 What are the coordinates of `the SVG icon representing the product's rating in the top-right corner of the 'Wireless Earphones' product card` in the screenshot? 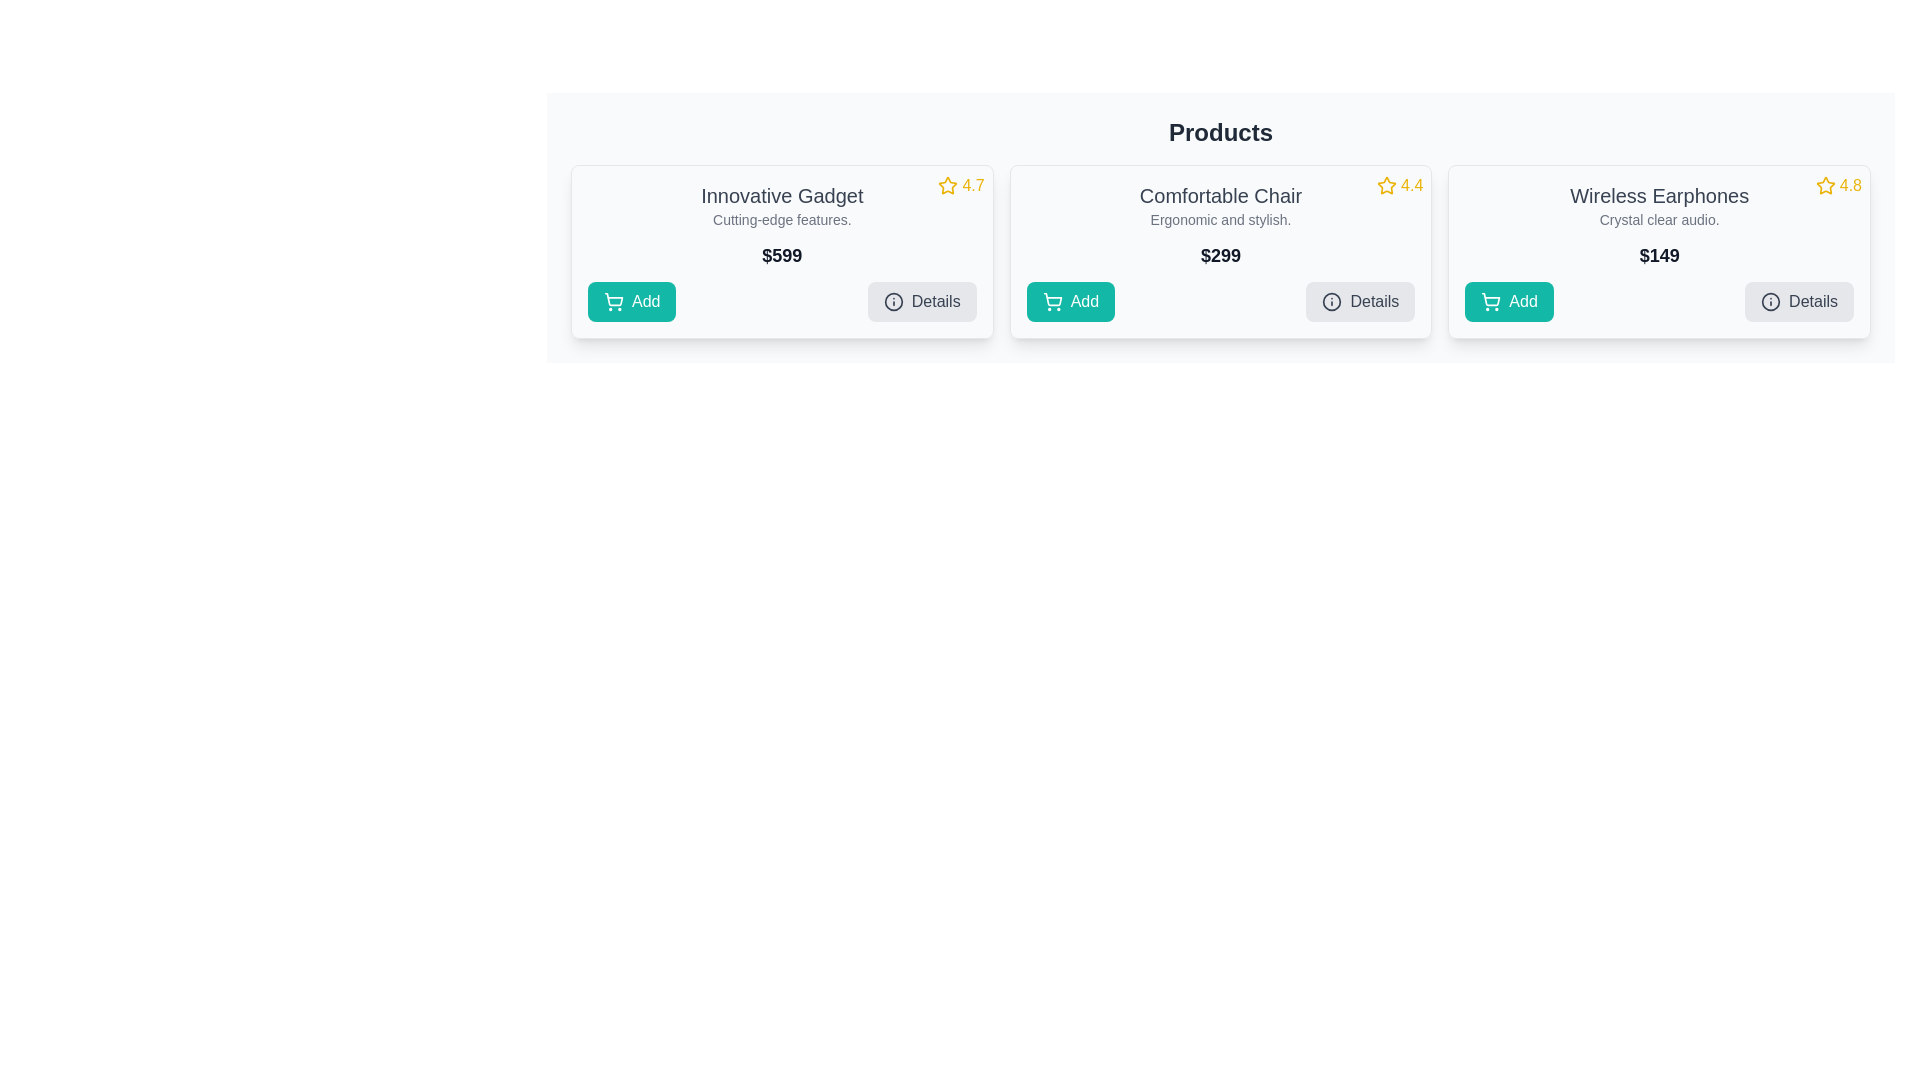 It's located at (1825, 185).